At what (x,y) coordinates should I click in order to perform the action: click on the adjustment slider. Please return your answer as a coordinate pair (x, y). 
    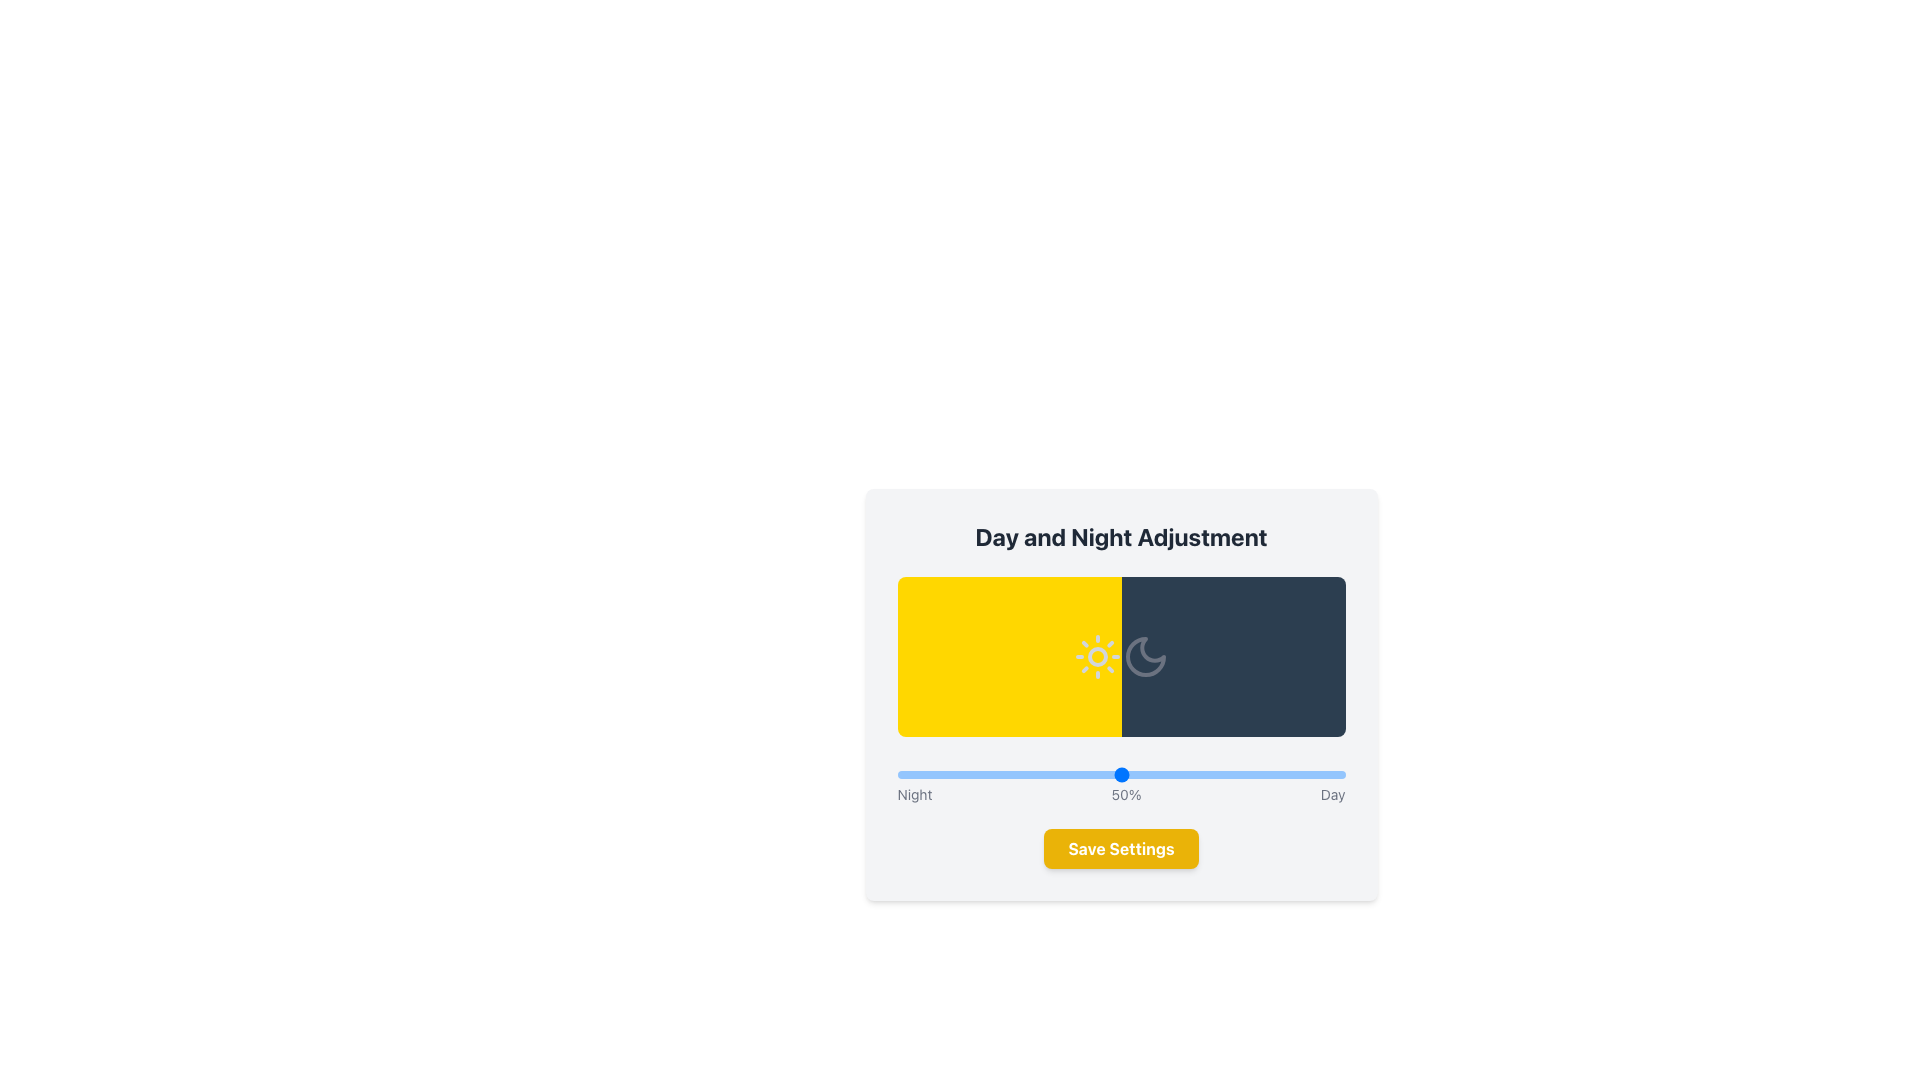
    Looking at the image, I should click on (1193, 774).